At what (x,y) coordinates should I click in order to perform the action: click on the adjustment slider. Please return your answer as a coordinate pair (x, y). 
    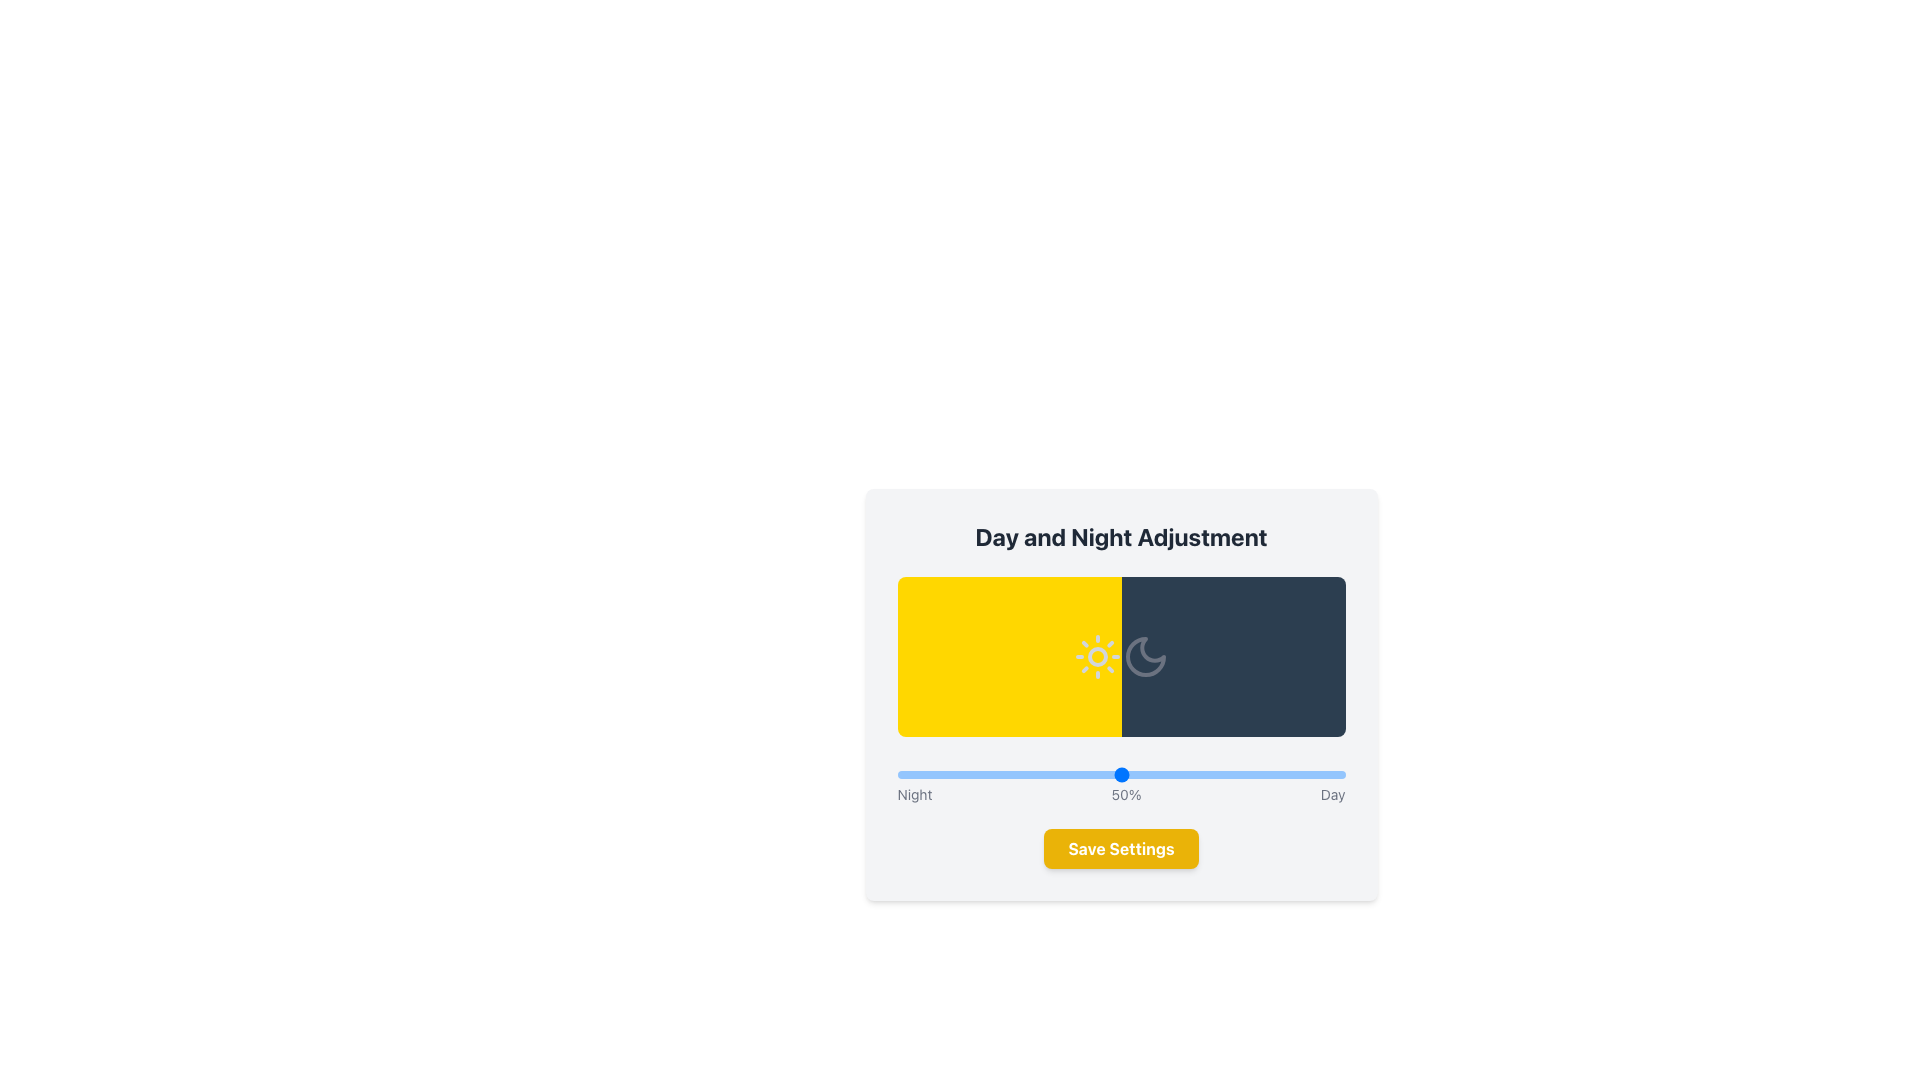
    Looking at the image, I should click on (1193, 774).